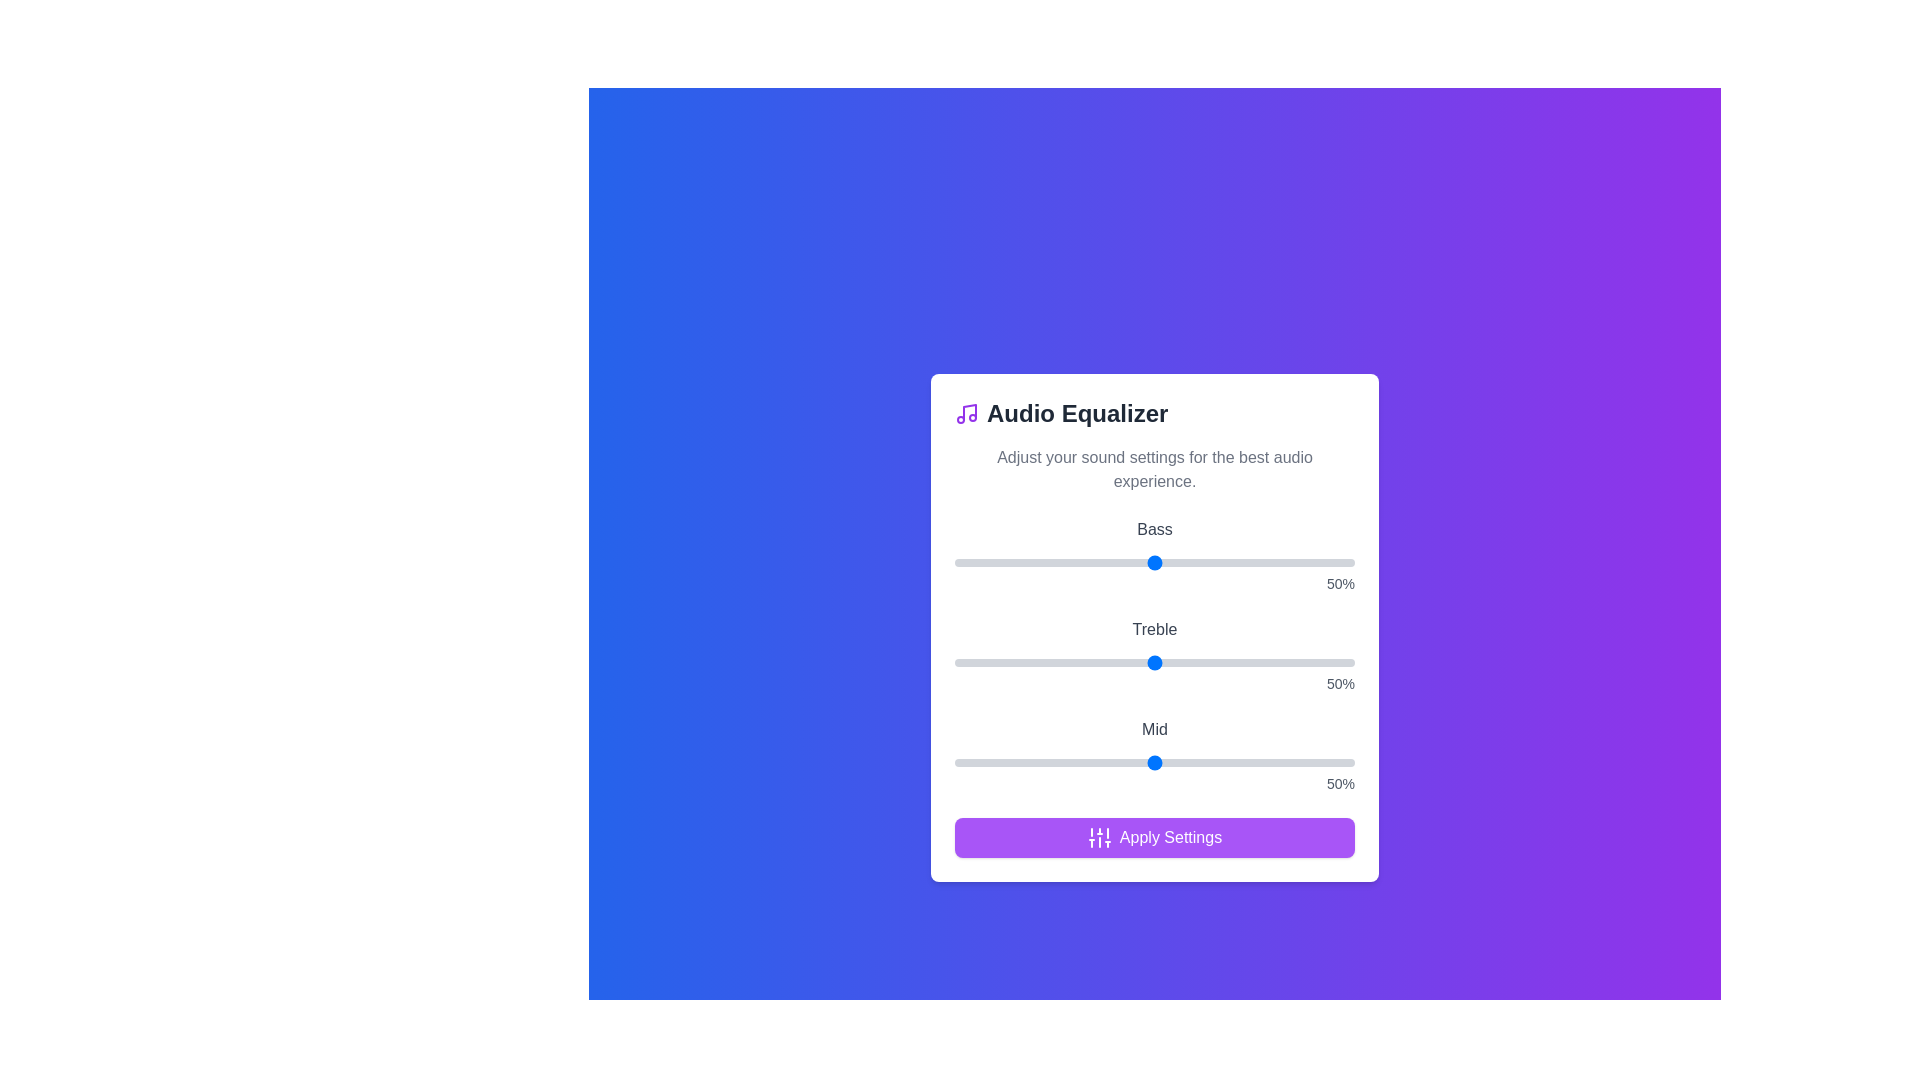 This screenshot has width=1920, height=1080. What do you see at coordinates (1131, 563) in the screenshot?
I see `the bass slider to 44%` at bounding box center [1131, 563].